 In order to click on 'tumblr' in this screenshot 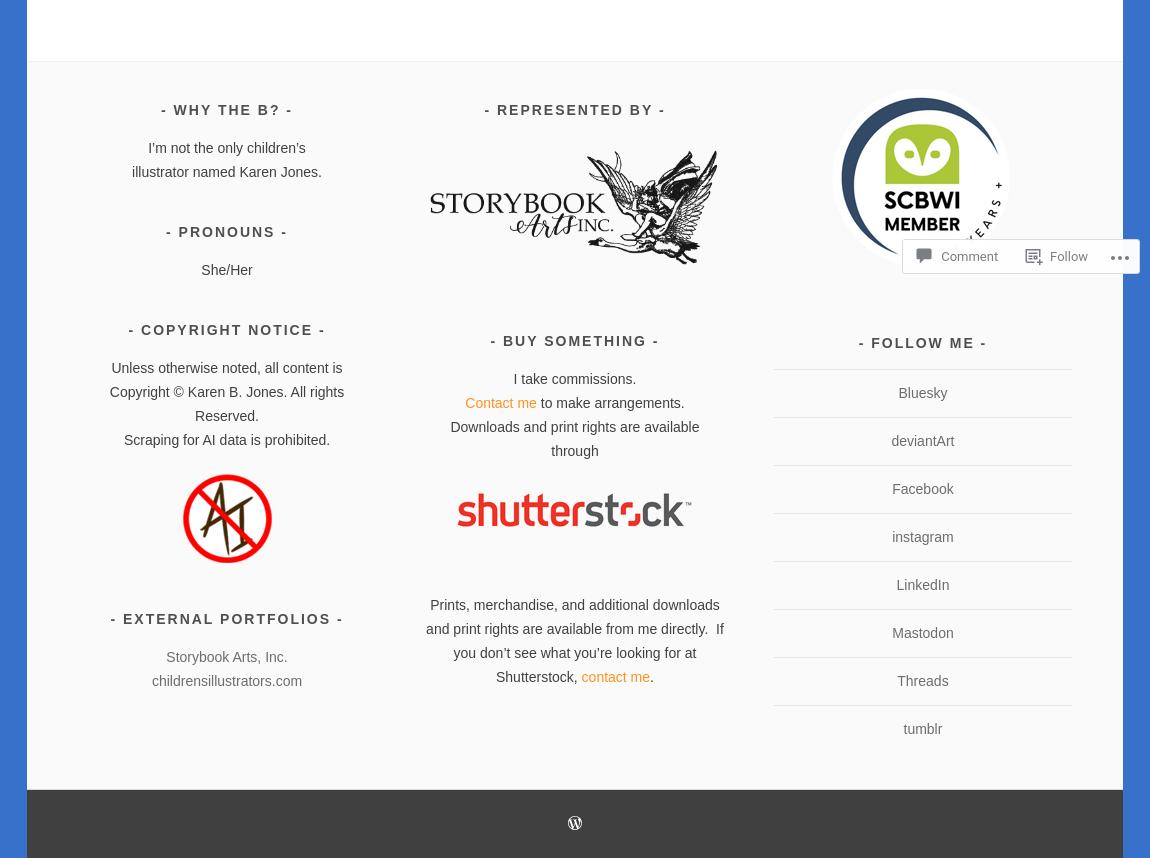, I will do `click(902, 728)`.